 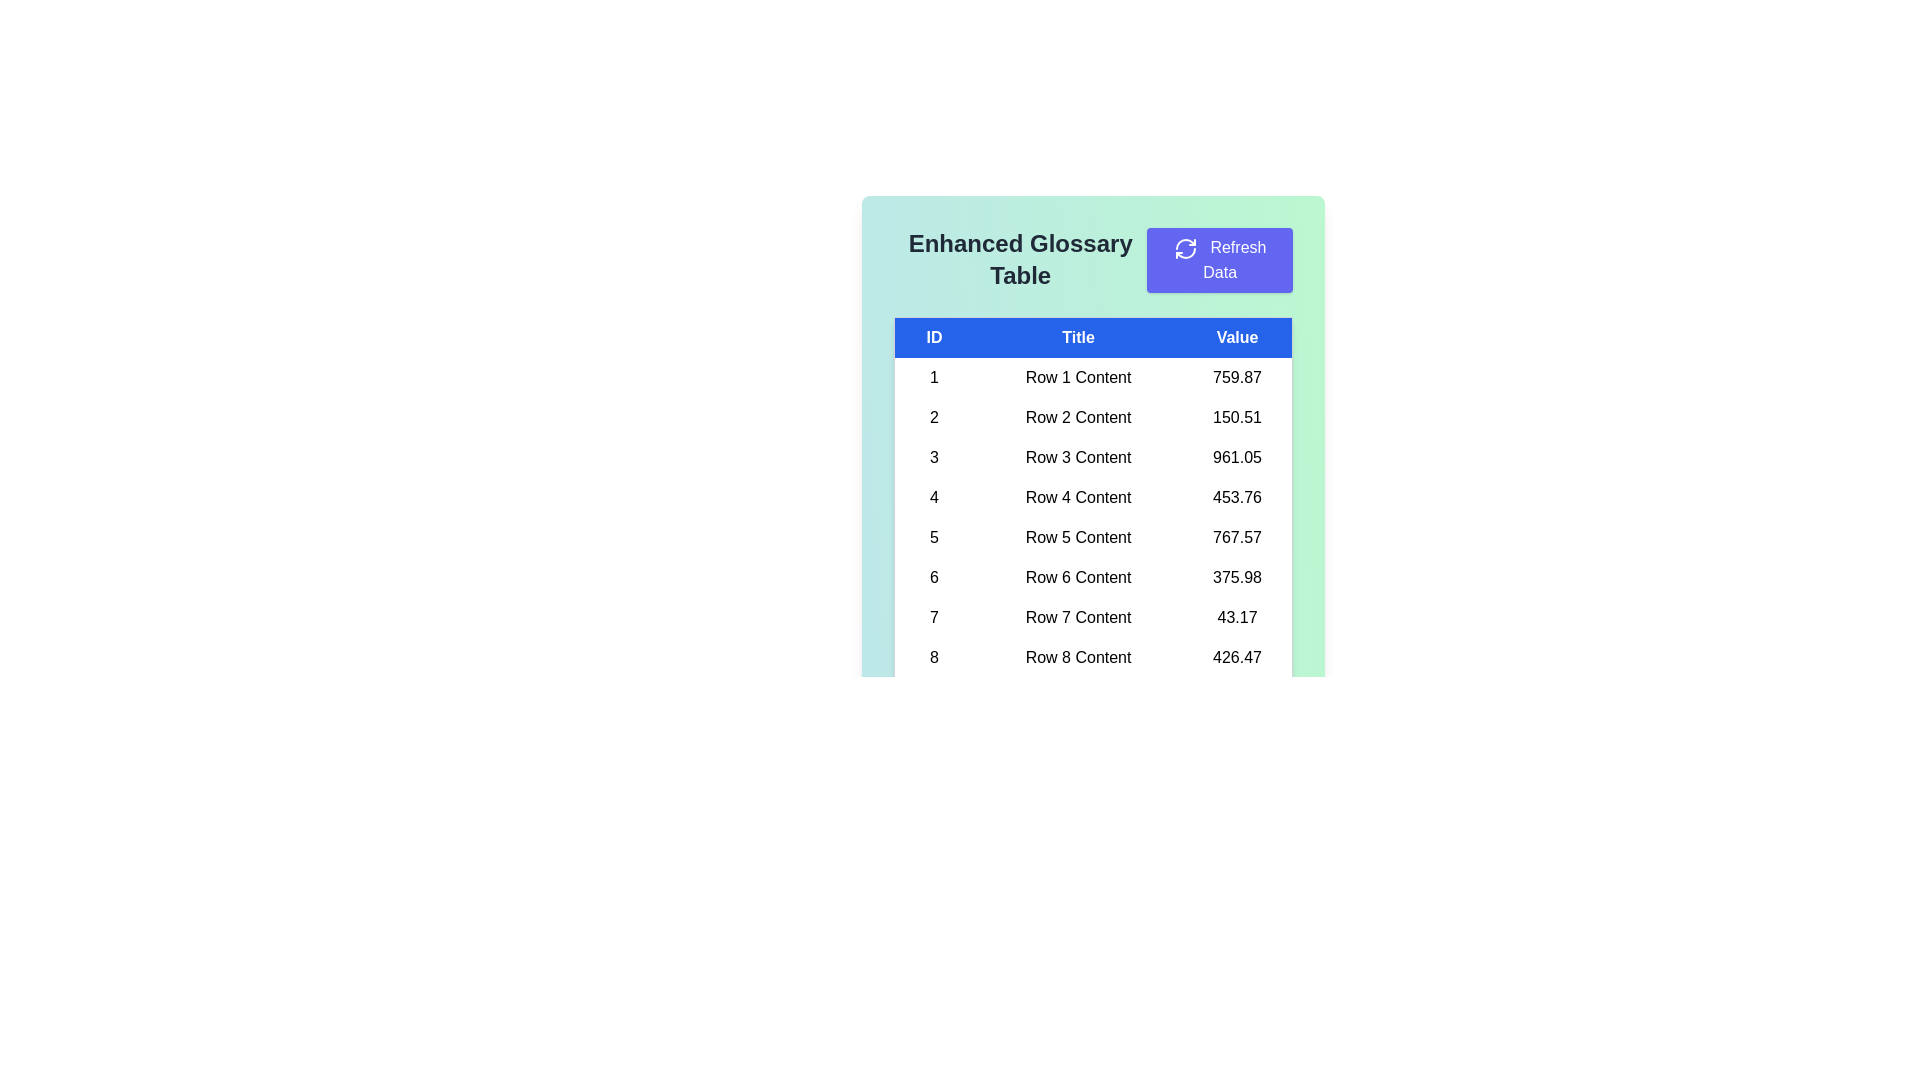 What do you see at coordinates (1092, 336) in the screenshot?
I see `the header of the table to focus on the title` at bounding box center [1092, 336].